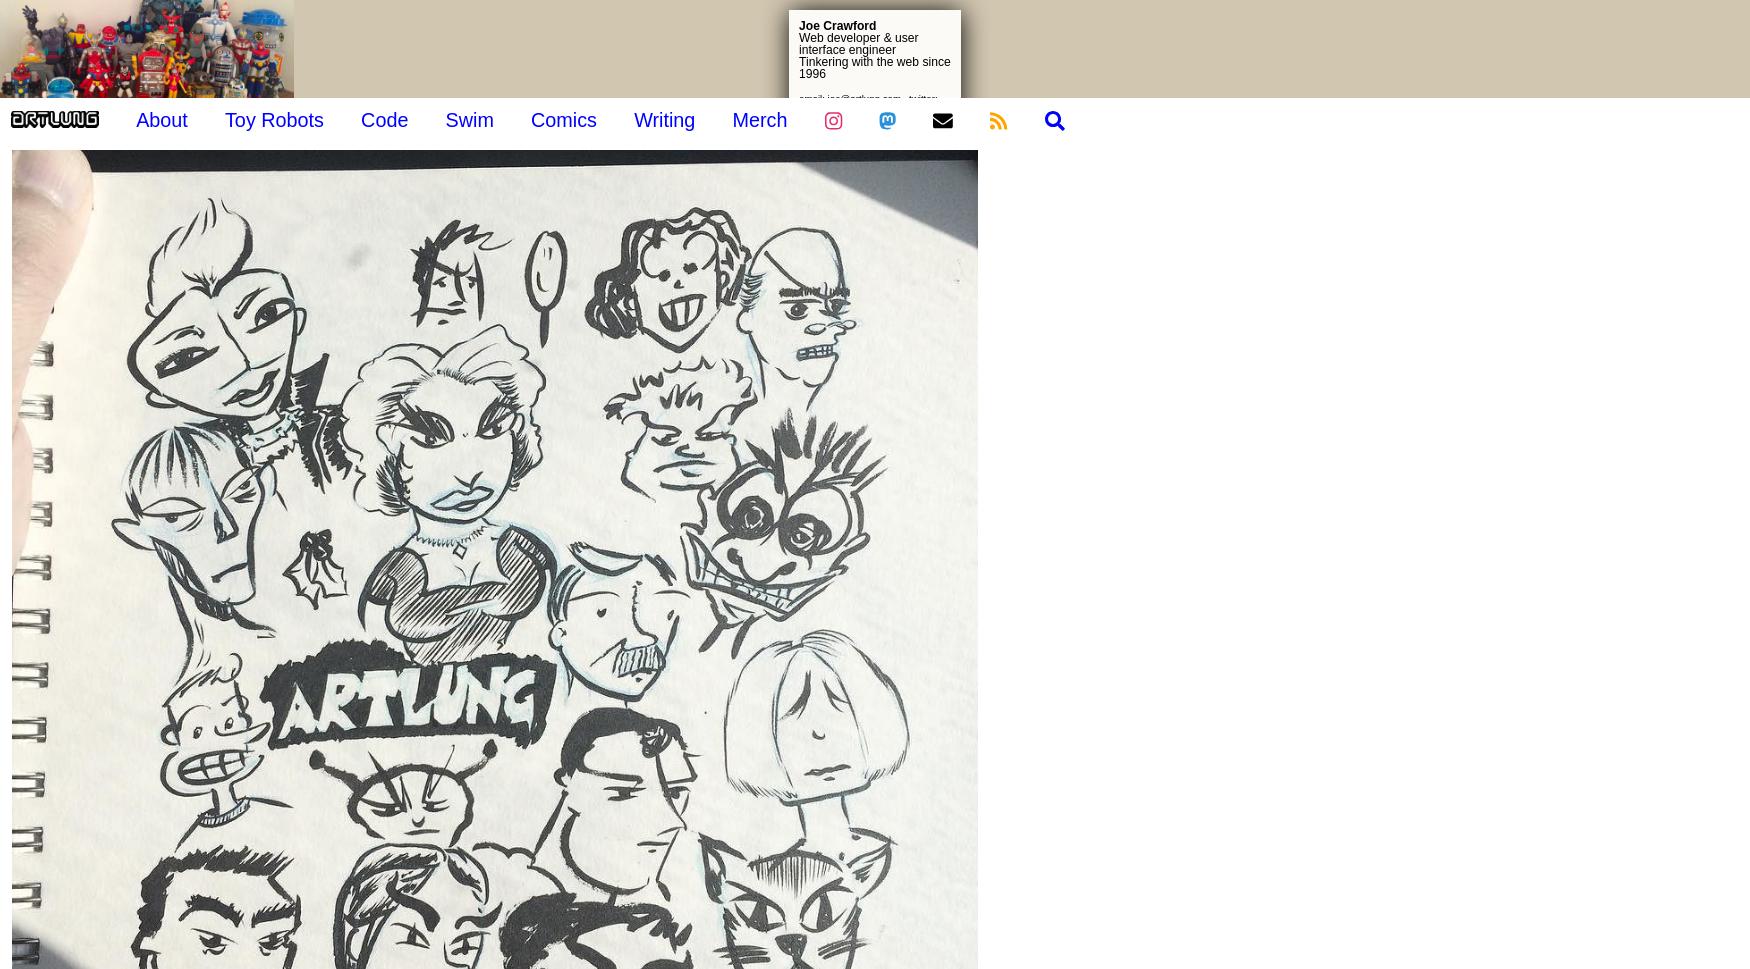 Image resolution: width=1750 pixels, height=969 pixels. I want to click on 'Writing', so click(663, 118).